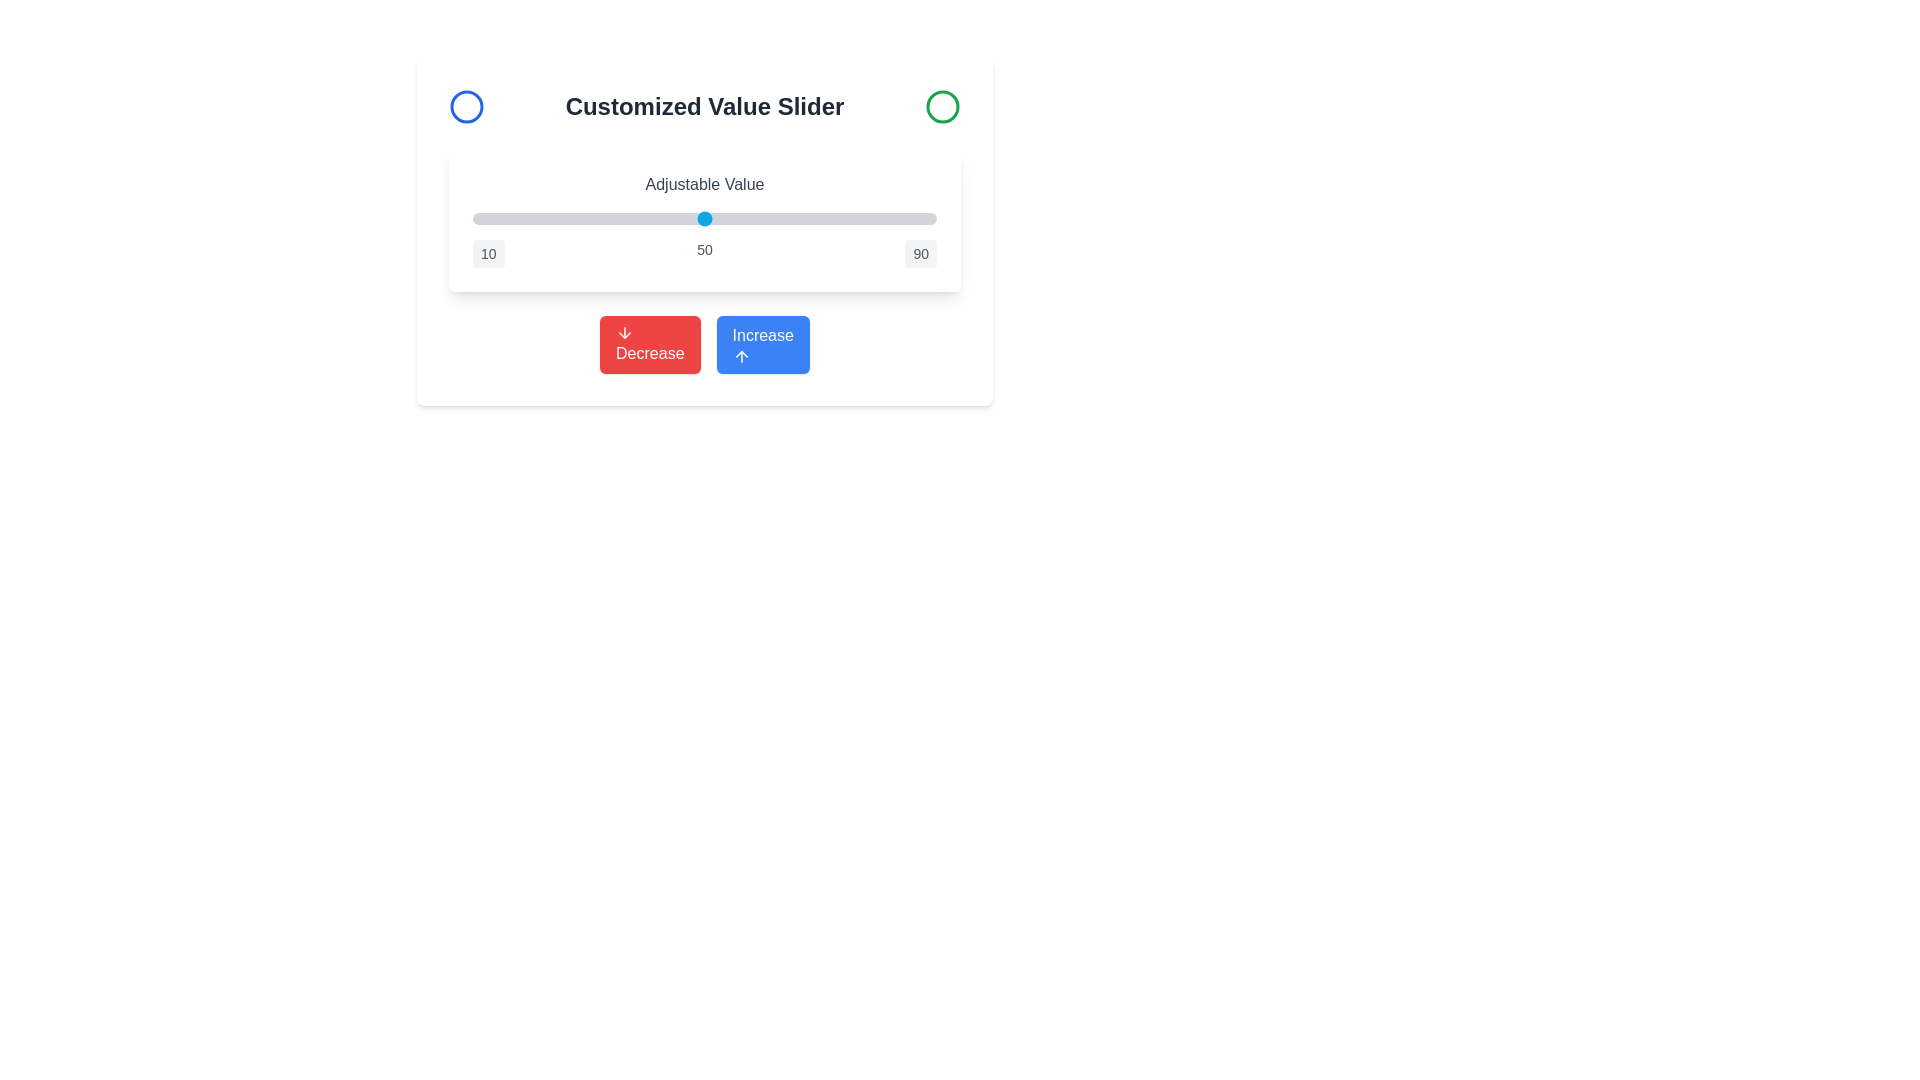 Image resolution: width=1920 pixels, height=1080 pixels. I want to click on adjustable value, so click(588, 219).